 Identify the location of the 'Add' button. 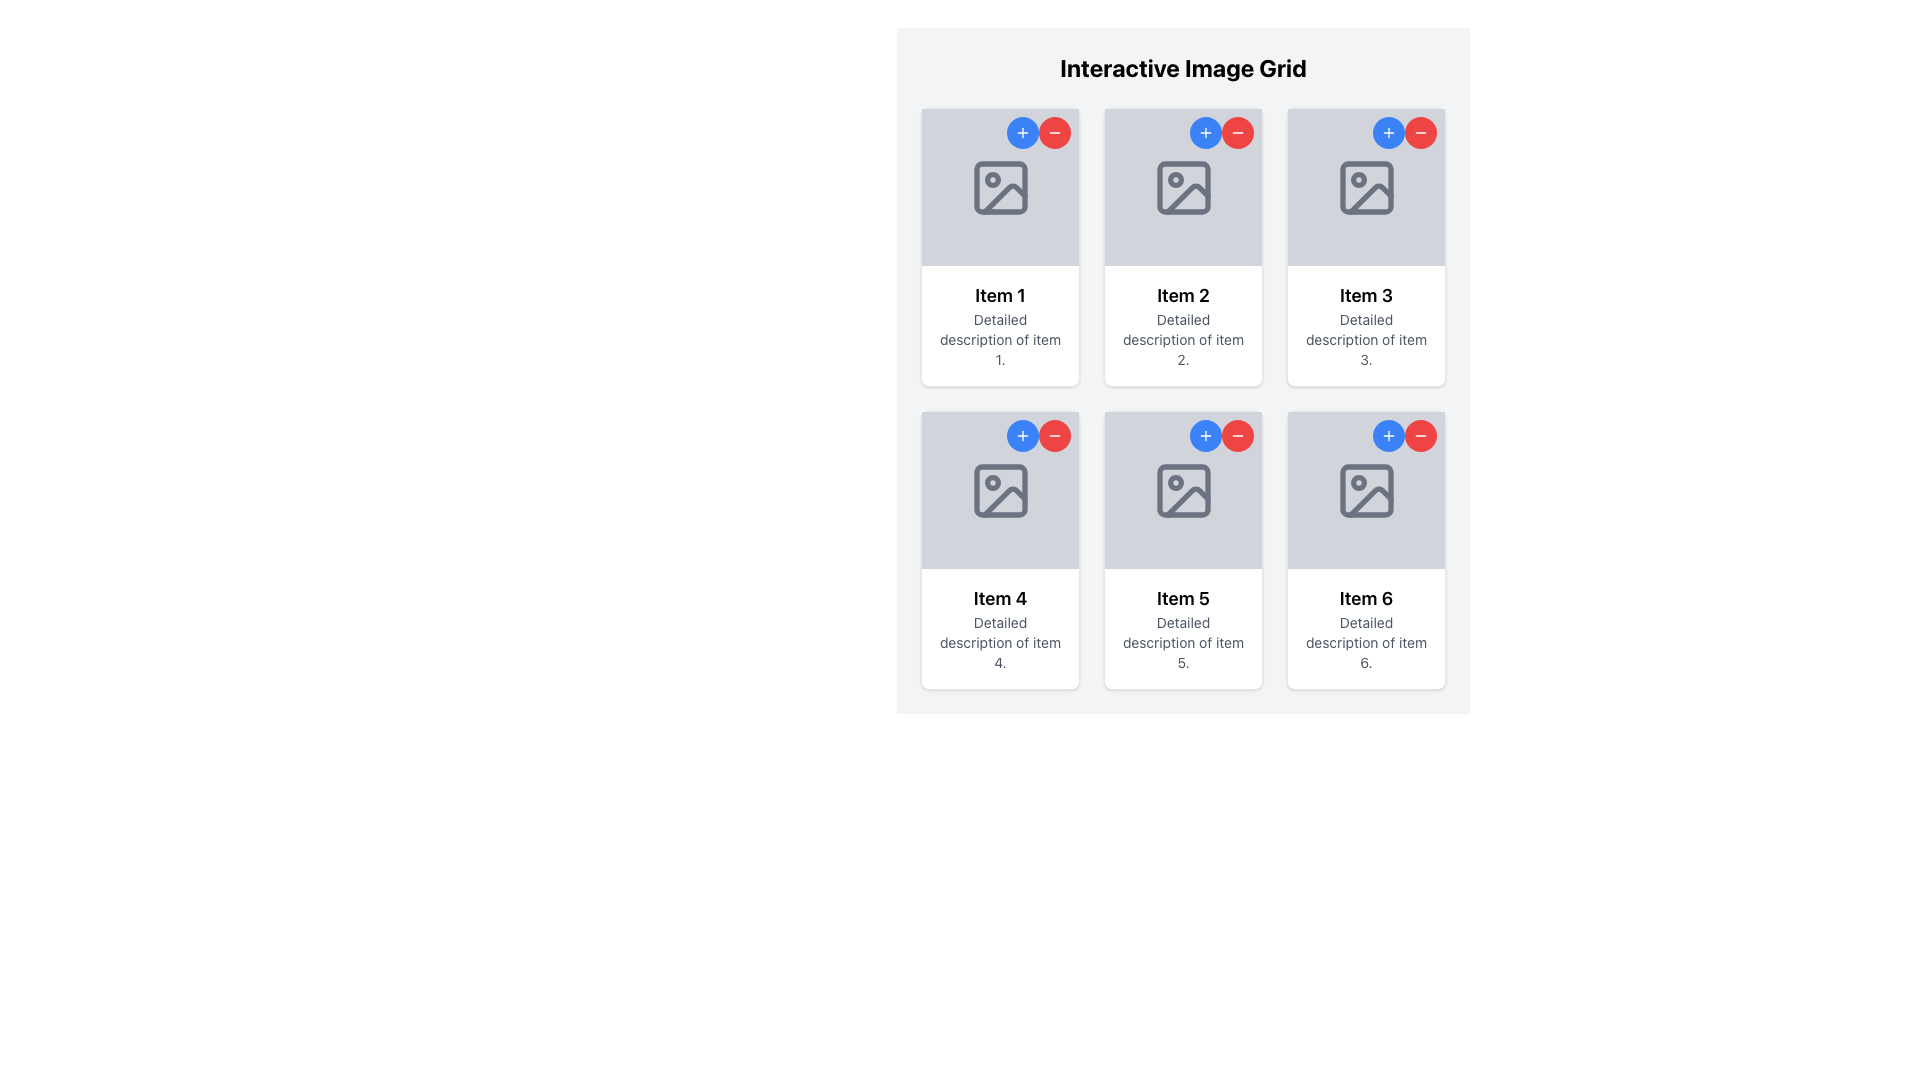
(1204, 132).